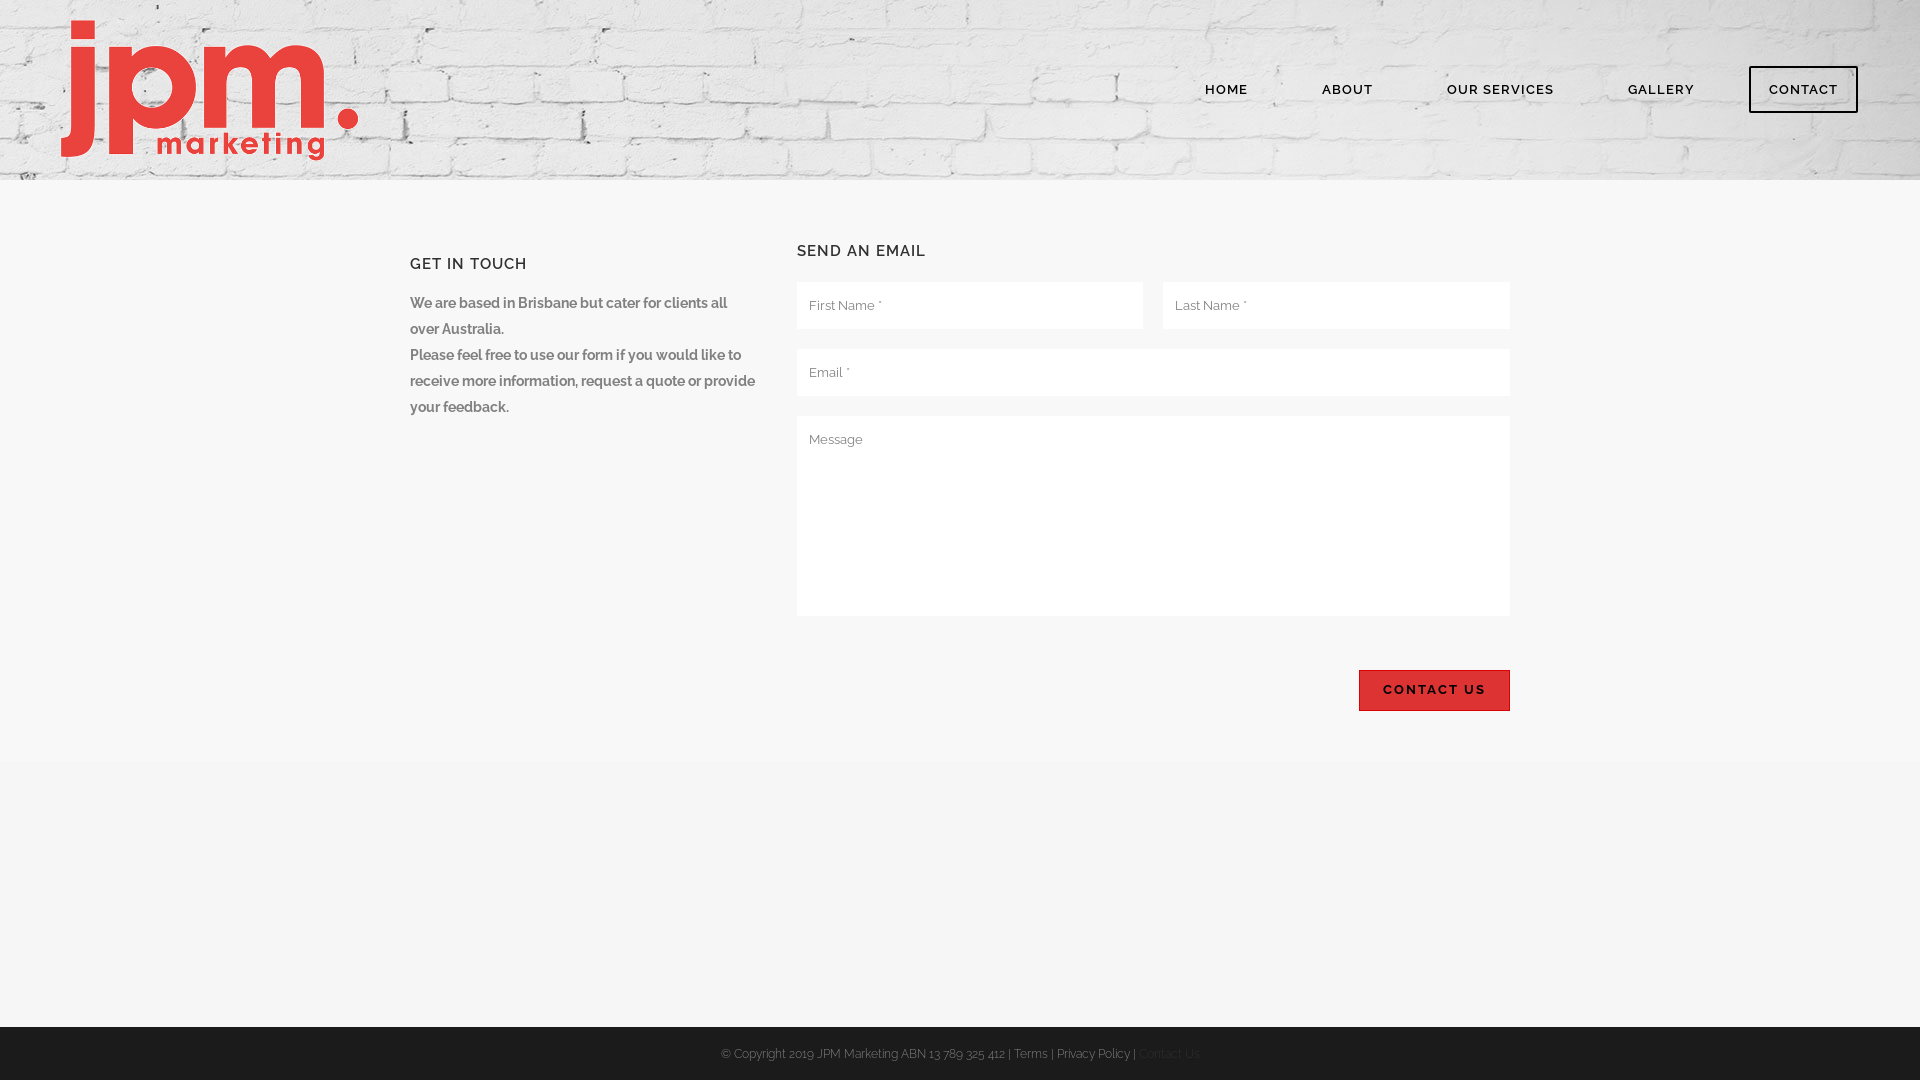 The width and height of the screenshot is (1920, 1080). I want to click on 'Contact Us', so click(1433, 689).